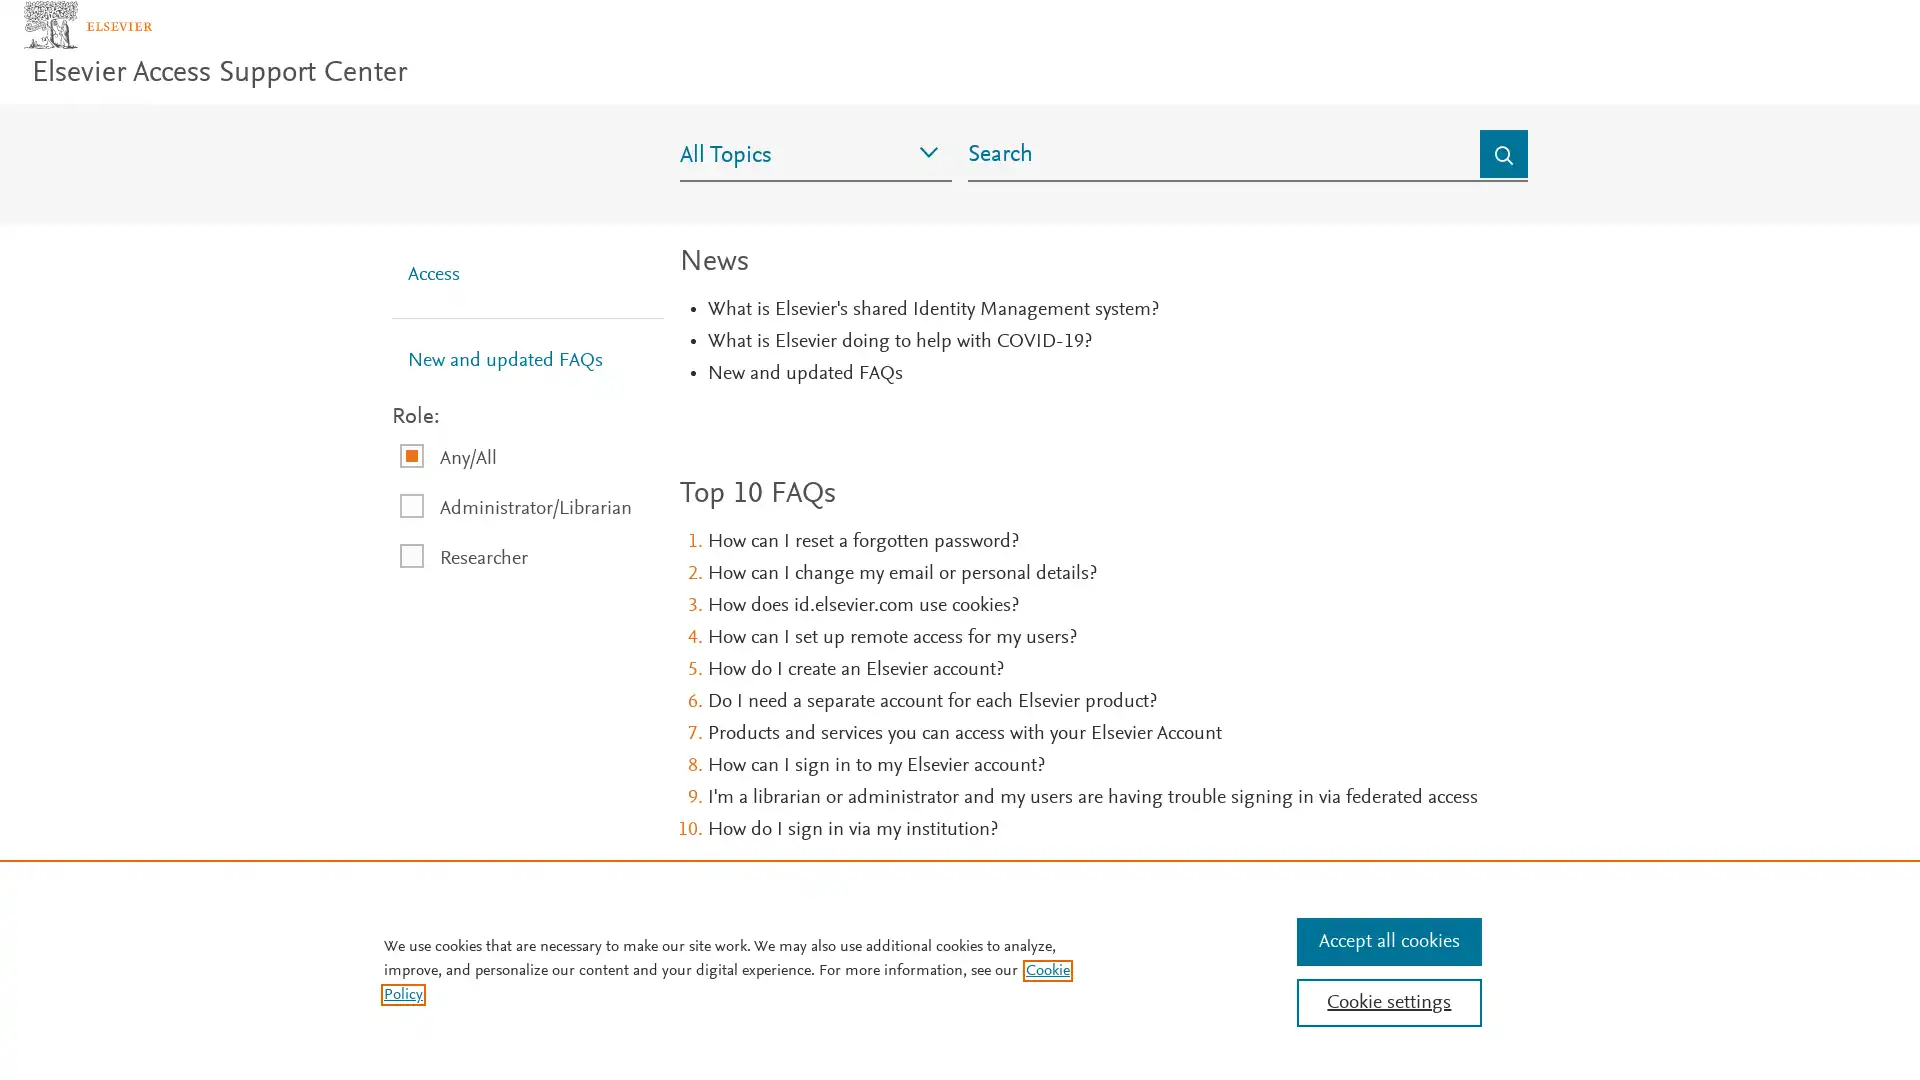 The height and width of the screenshot is (1080, 1920). I want to click on Cookie settings, so click(1387, 1002).